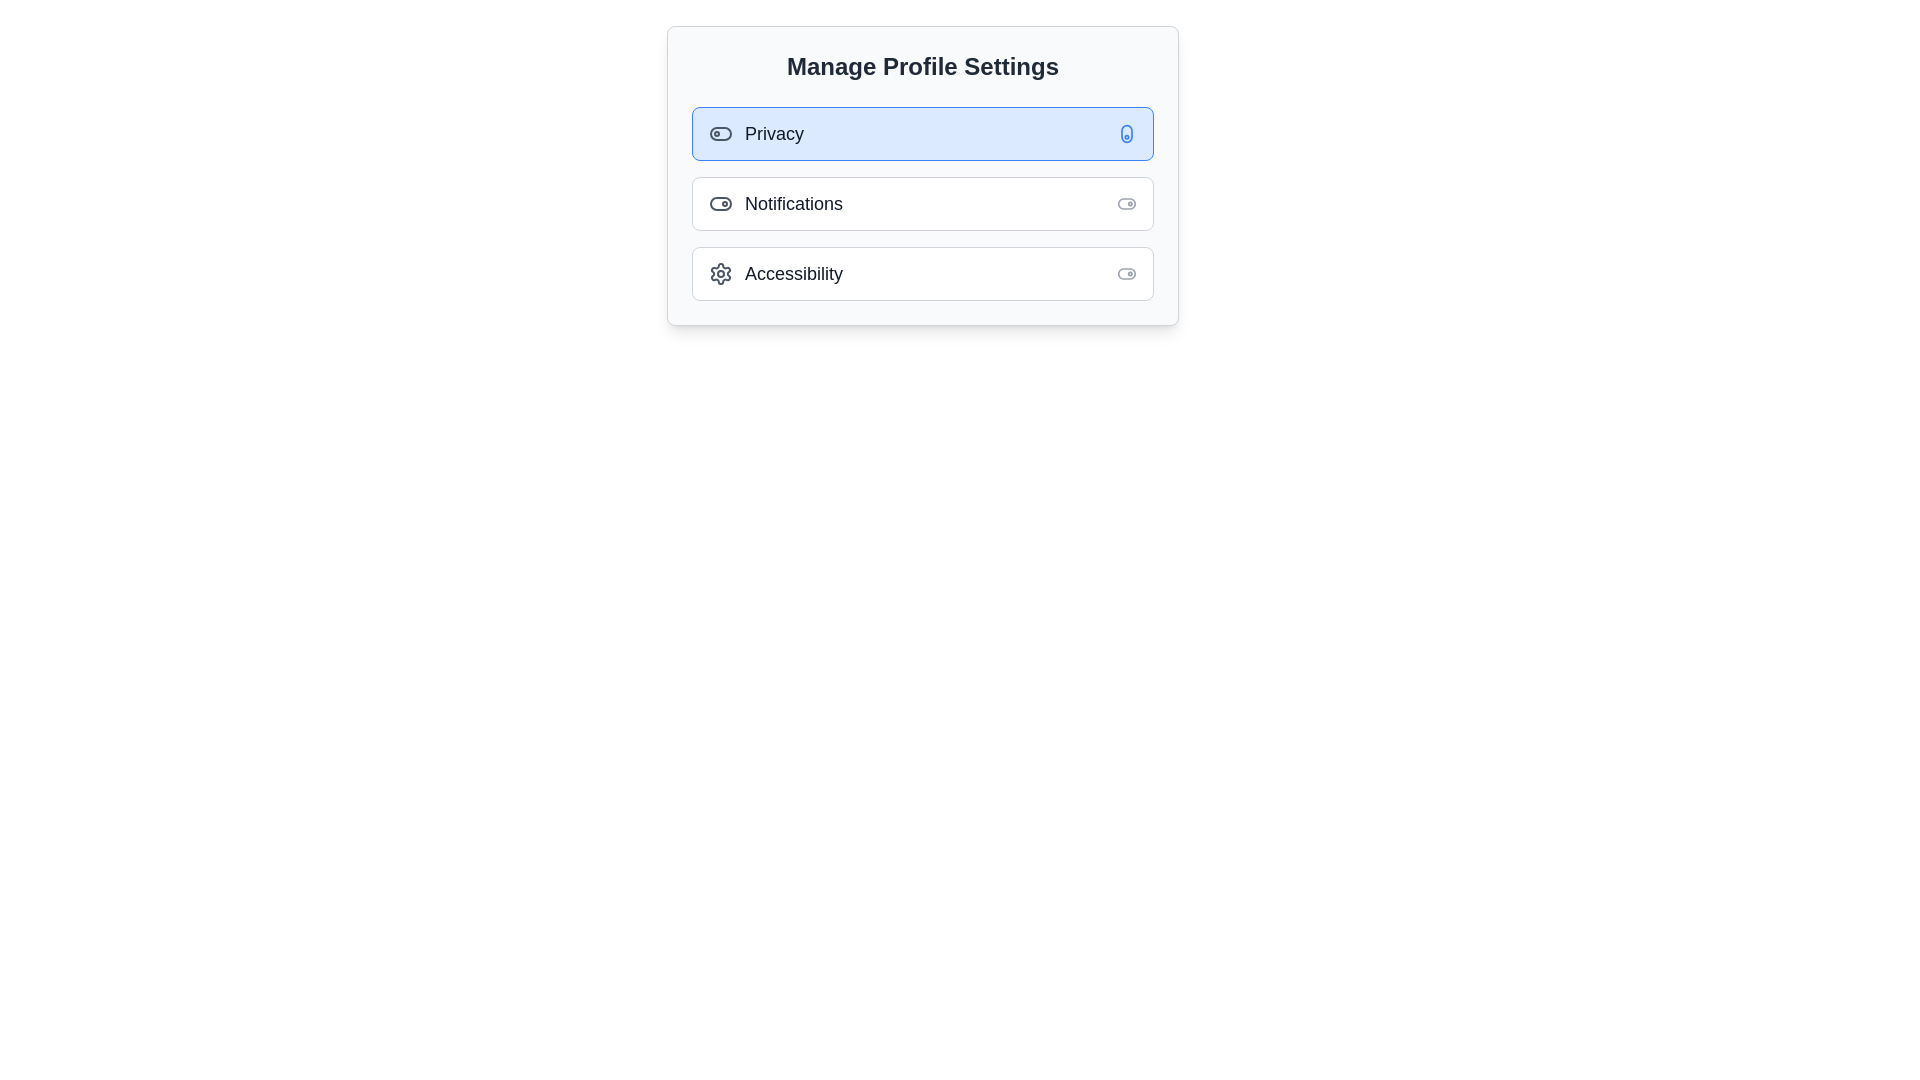 This screenshot has width=1920, height=1080. Describe the element at coordinates (775, 273) in the screenshot. I see `the 'Accessibility' menu option, which is represented by bold text and a gear icon` at that location.